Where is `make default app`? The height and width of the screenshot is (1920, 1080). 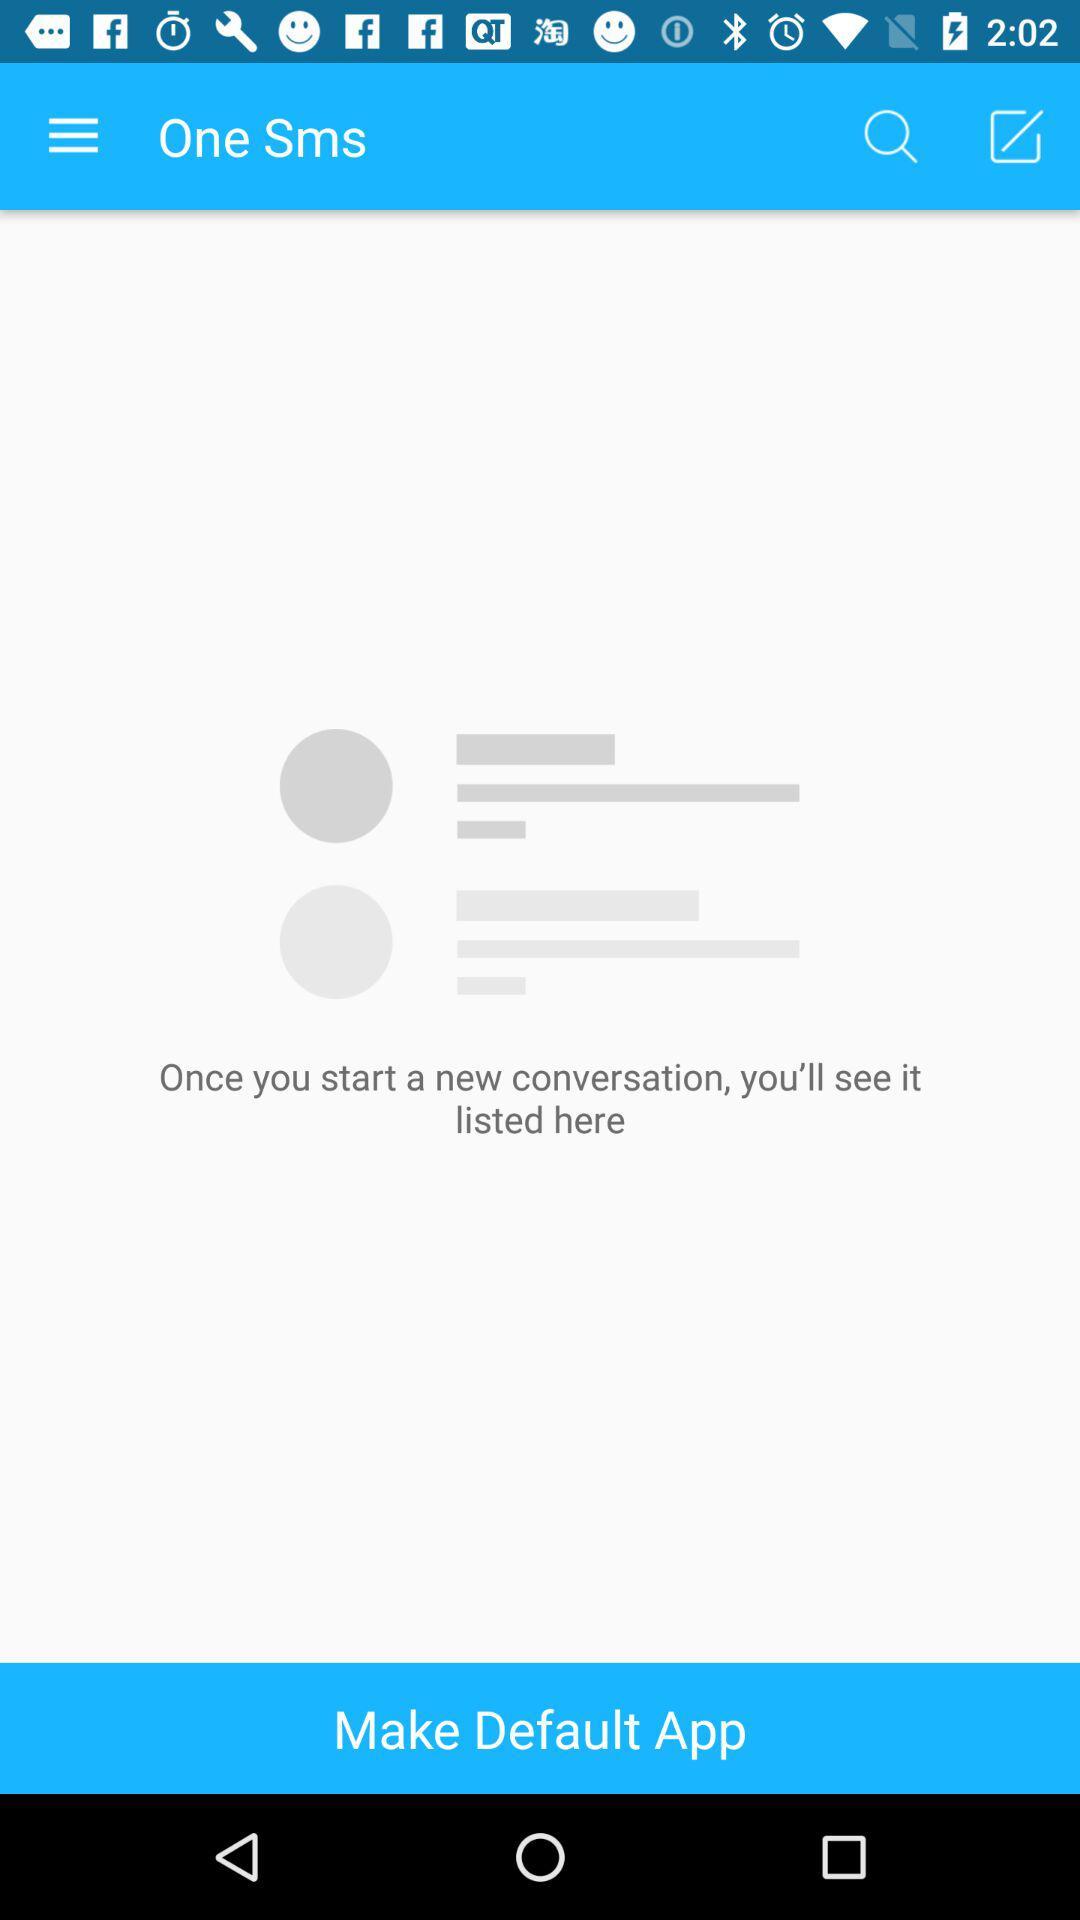
make default app is located at coordinates (540, 1727).